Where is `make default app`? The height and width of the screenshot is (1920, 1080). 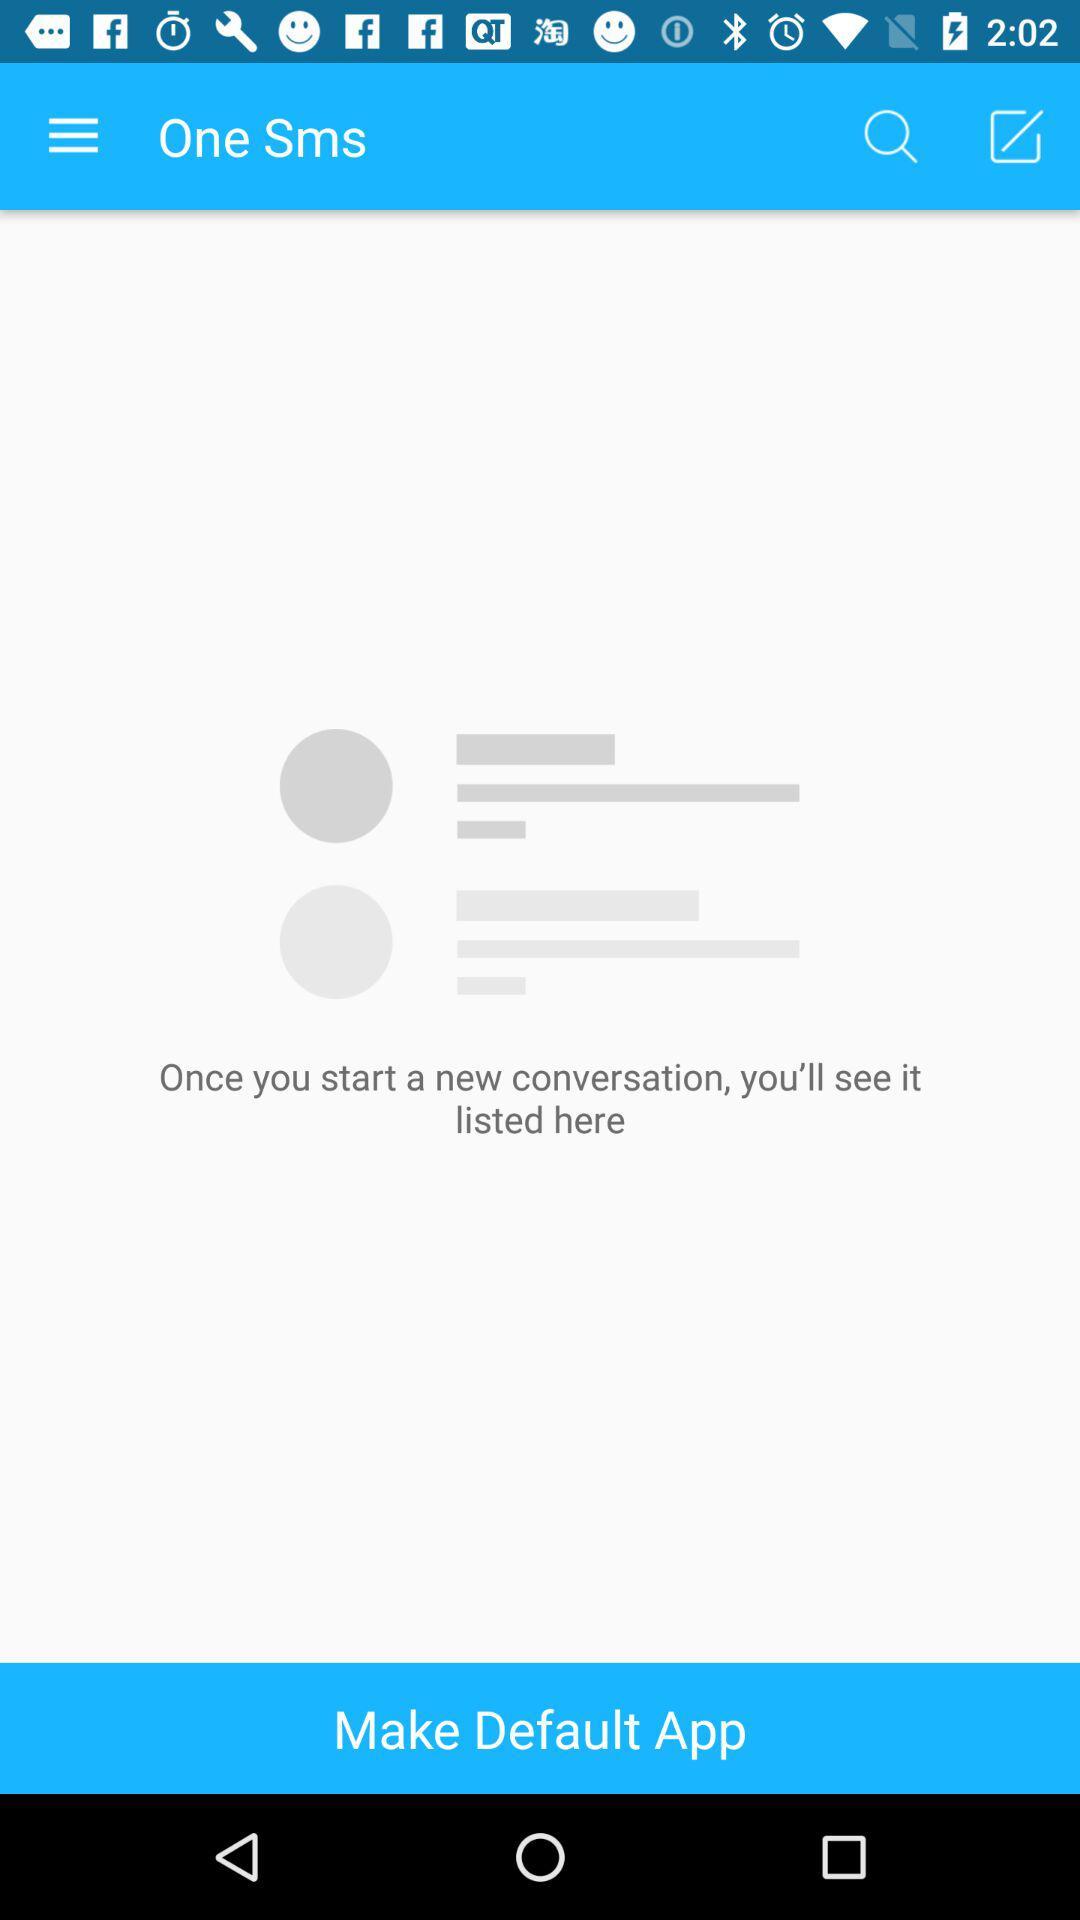
make default app is located at coordinates (540, 1727).